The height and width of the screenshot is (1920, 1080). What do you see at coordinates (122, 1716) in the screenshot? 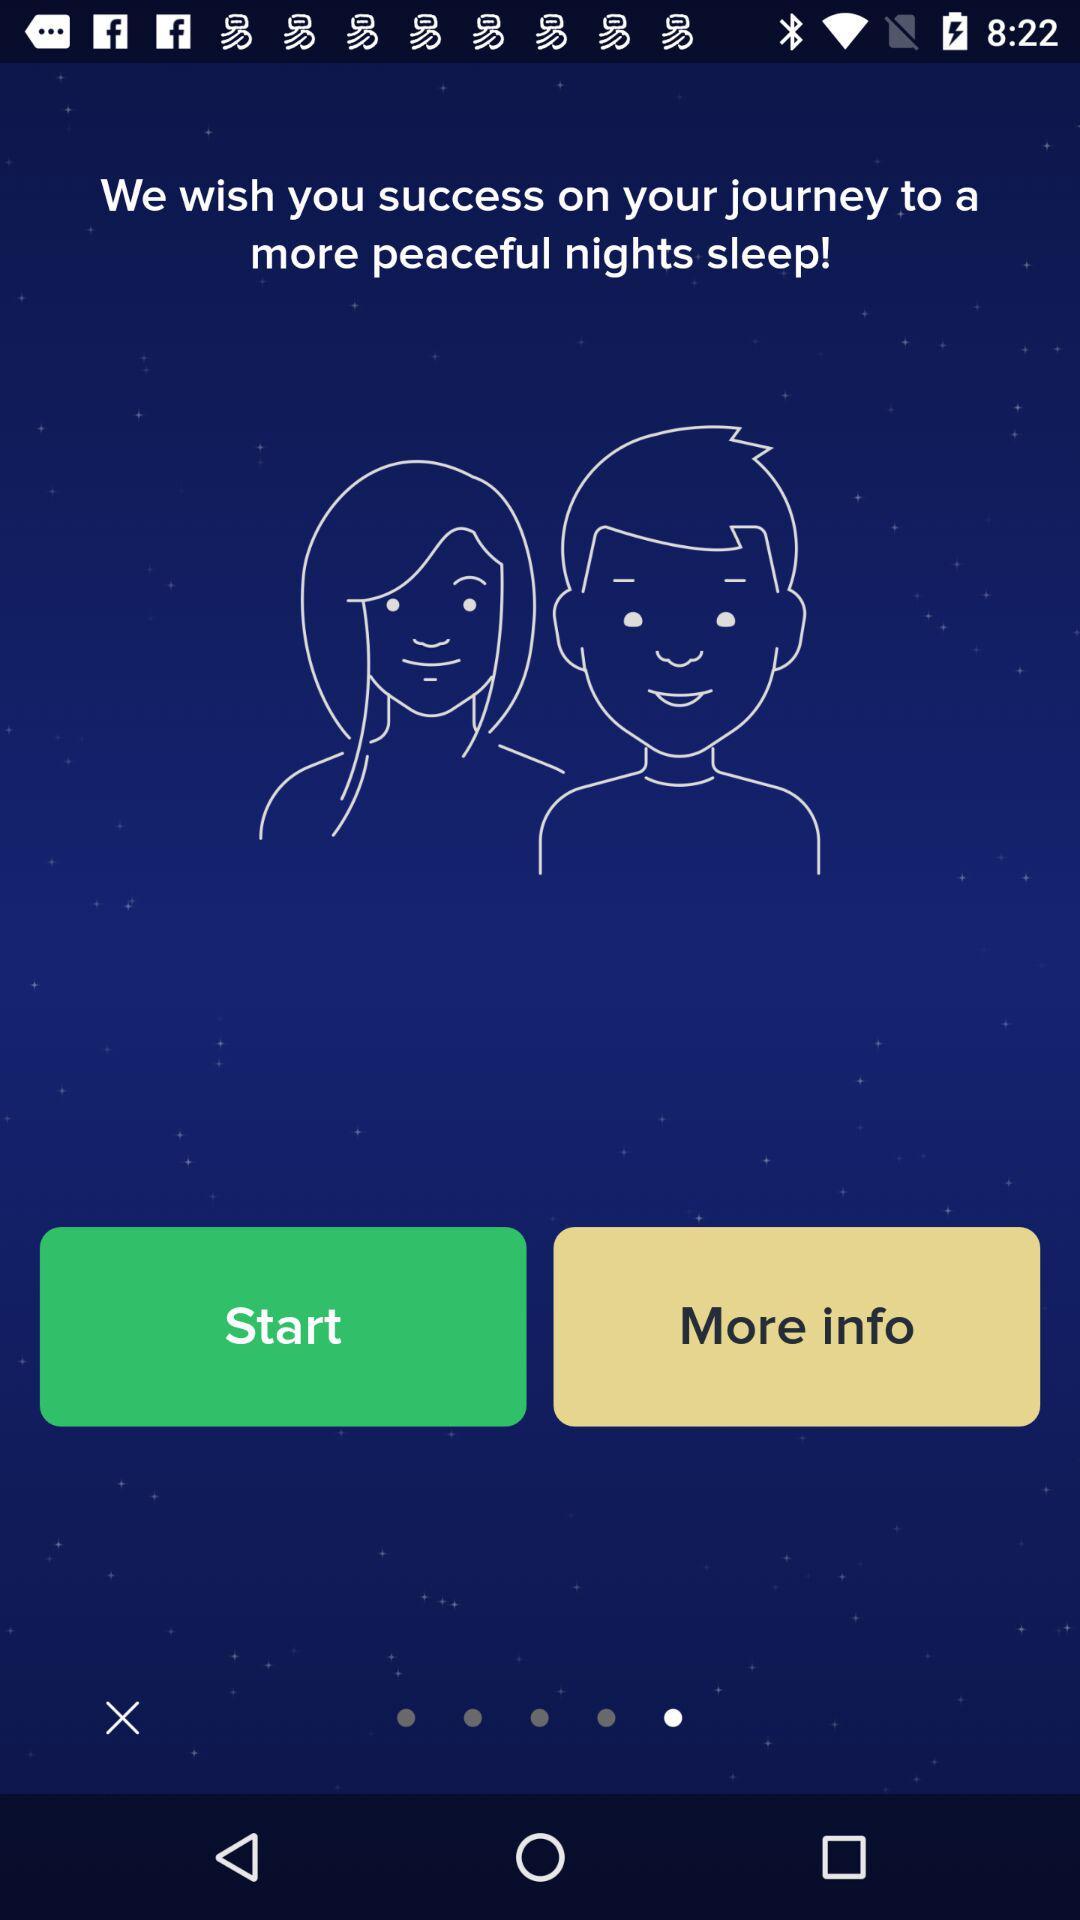
I see `the window` at bounding box center [122, 1716].